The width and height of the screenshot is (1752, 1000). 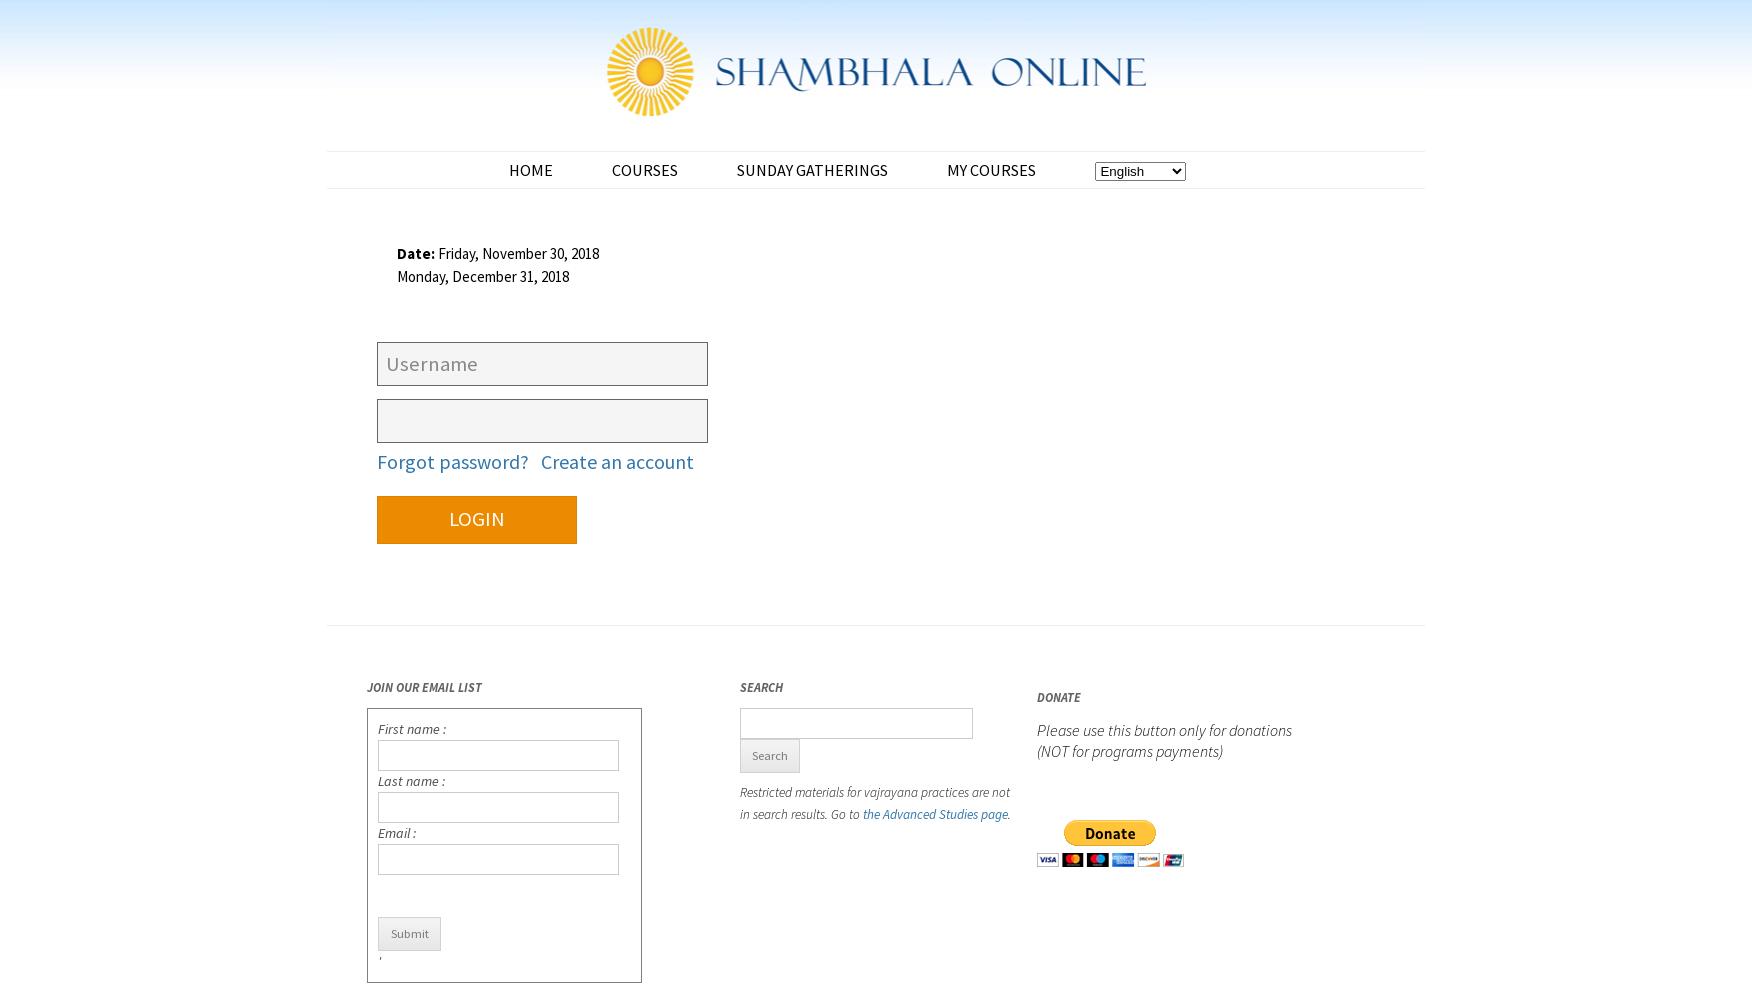 I want to click on 'Forgot password?', so click(x=453, y=460).